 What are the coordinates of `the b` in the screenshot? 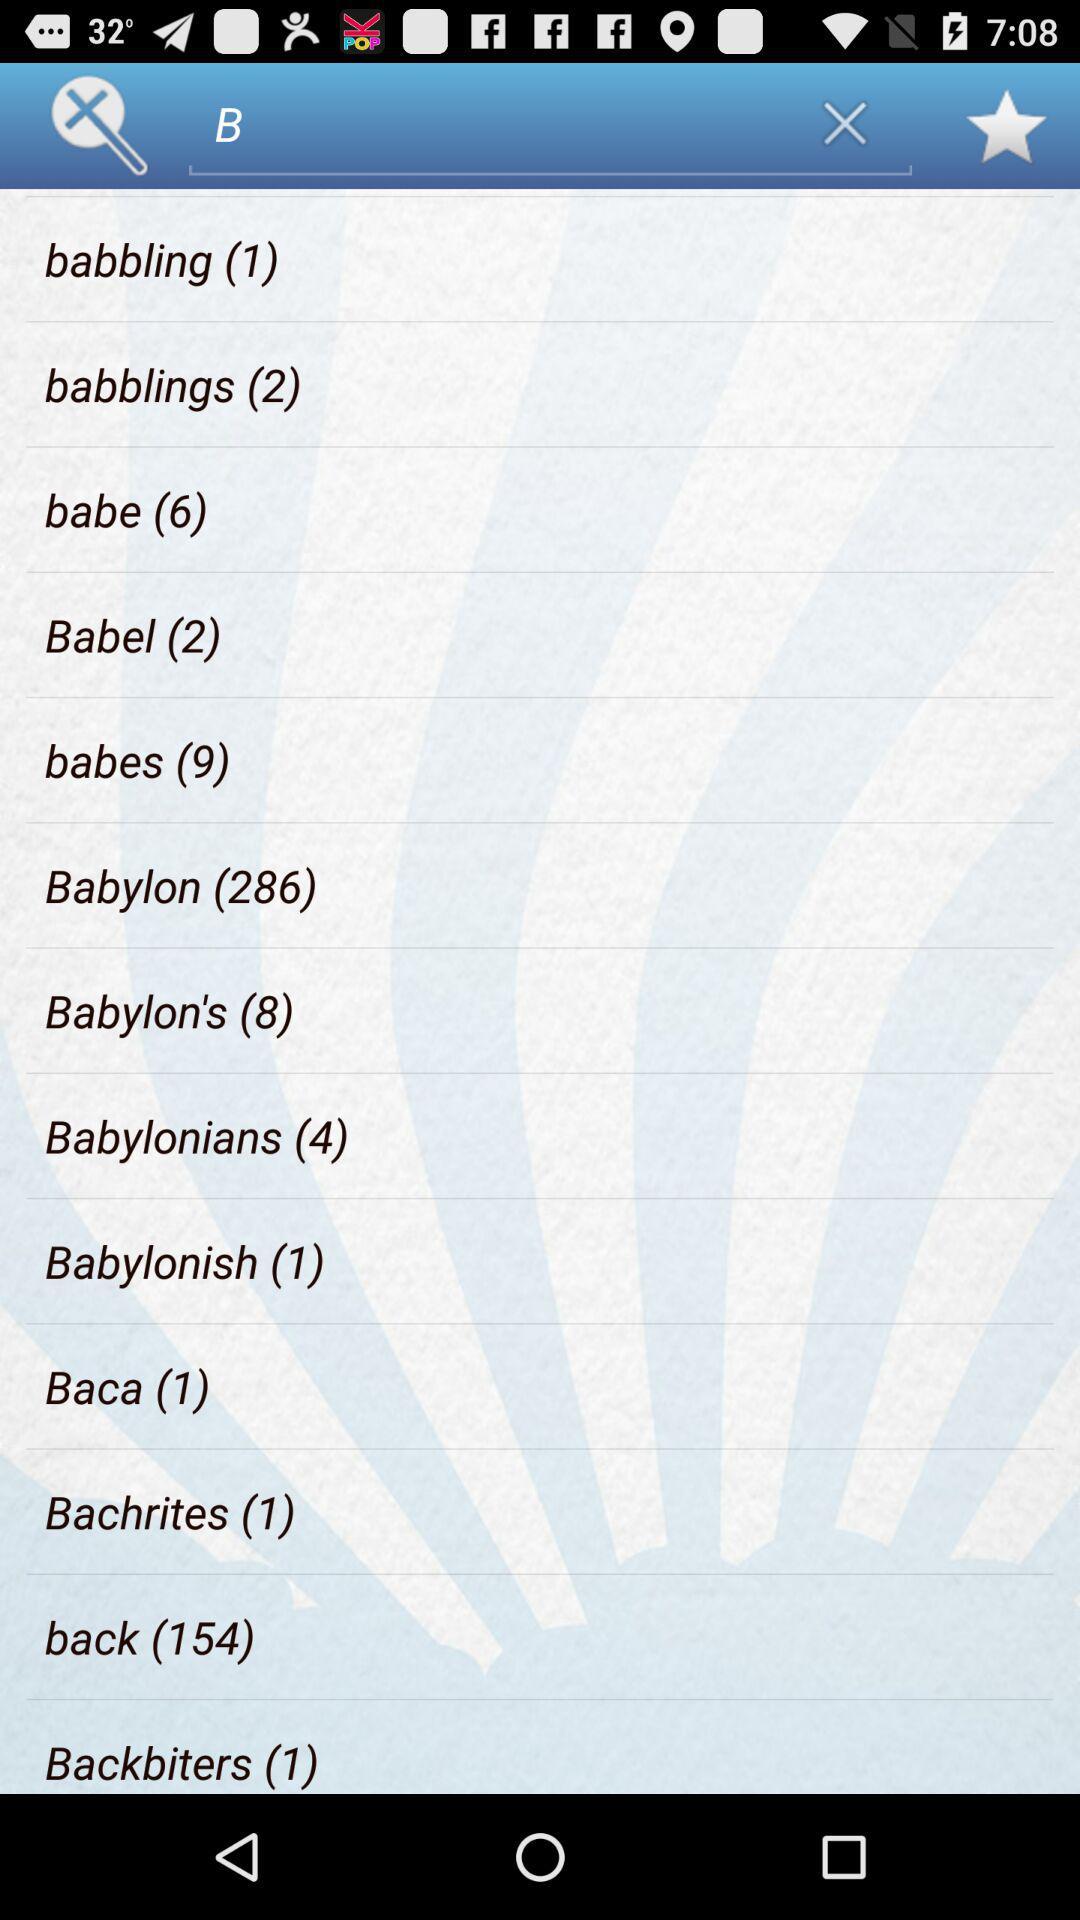 It's located at (487, 122).